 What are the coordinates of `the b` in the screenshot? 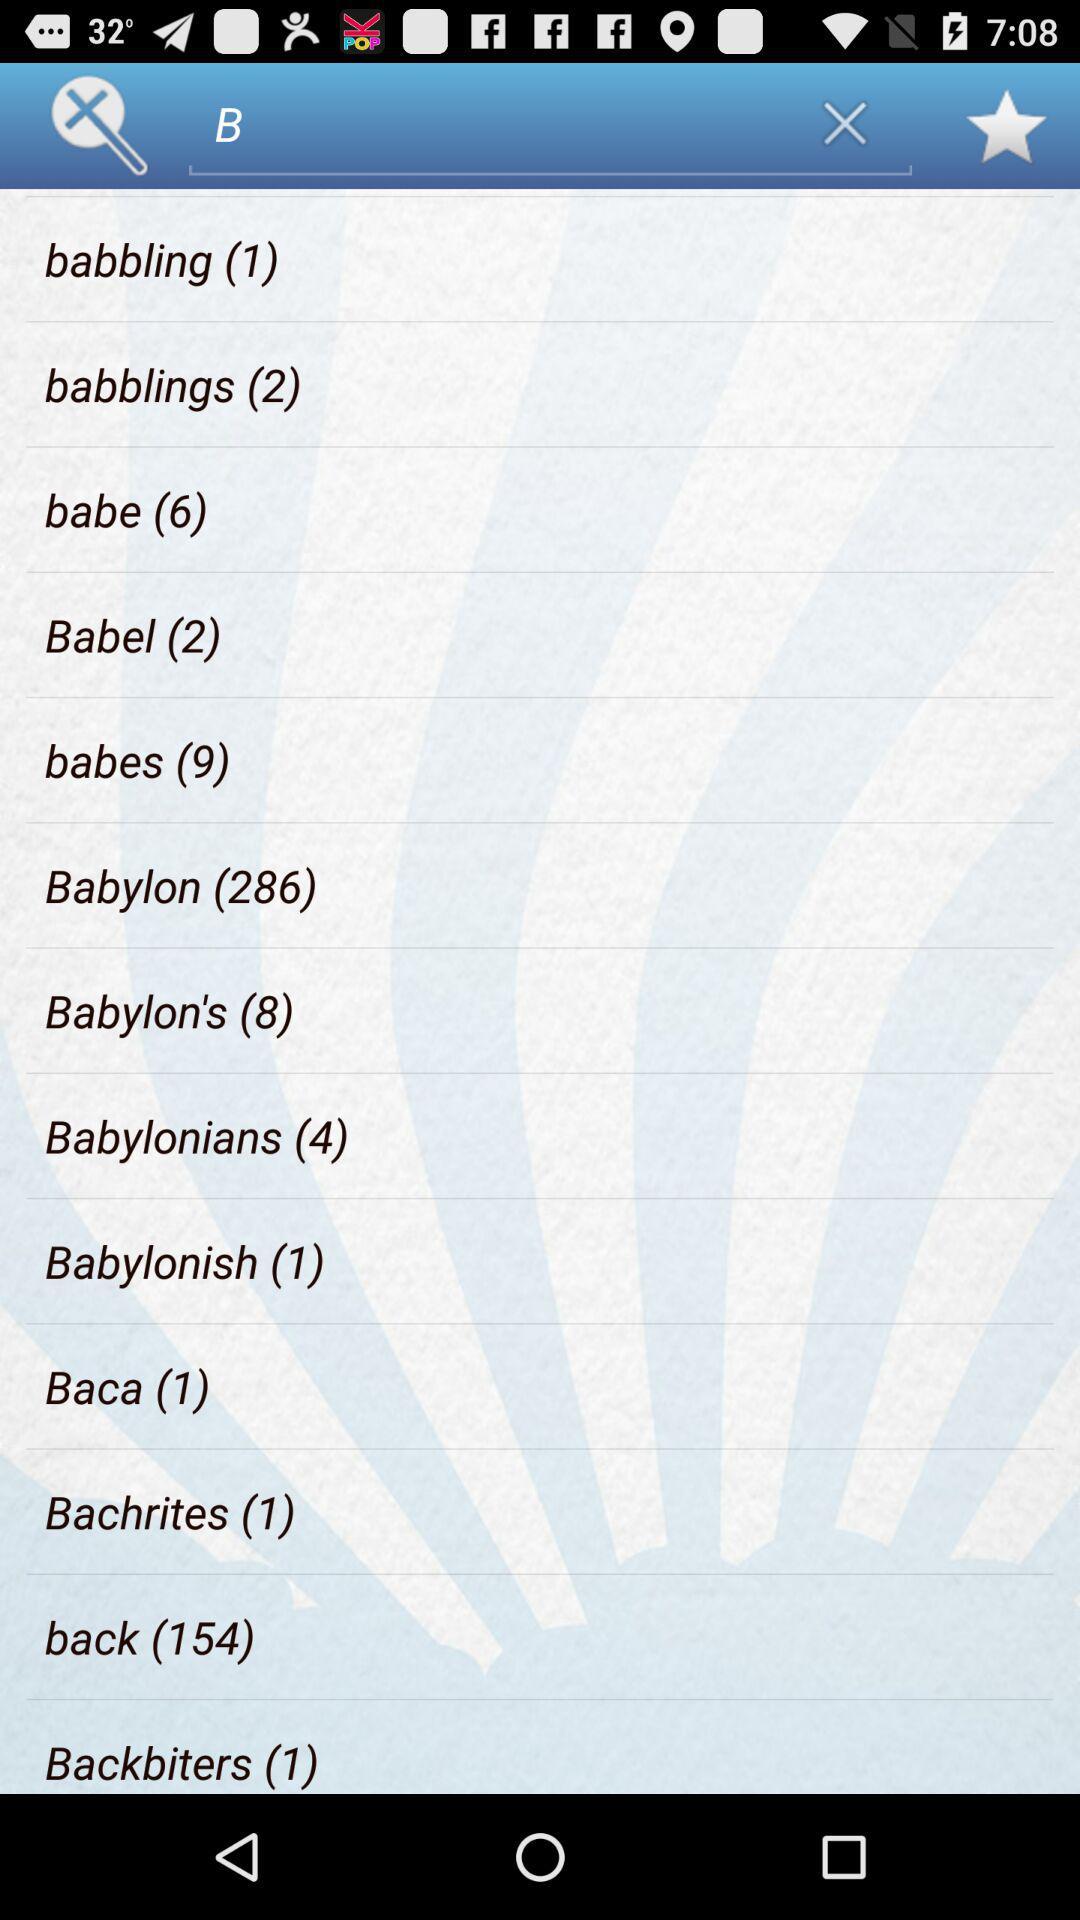 It's located at (487, 122).